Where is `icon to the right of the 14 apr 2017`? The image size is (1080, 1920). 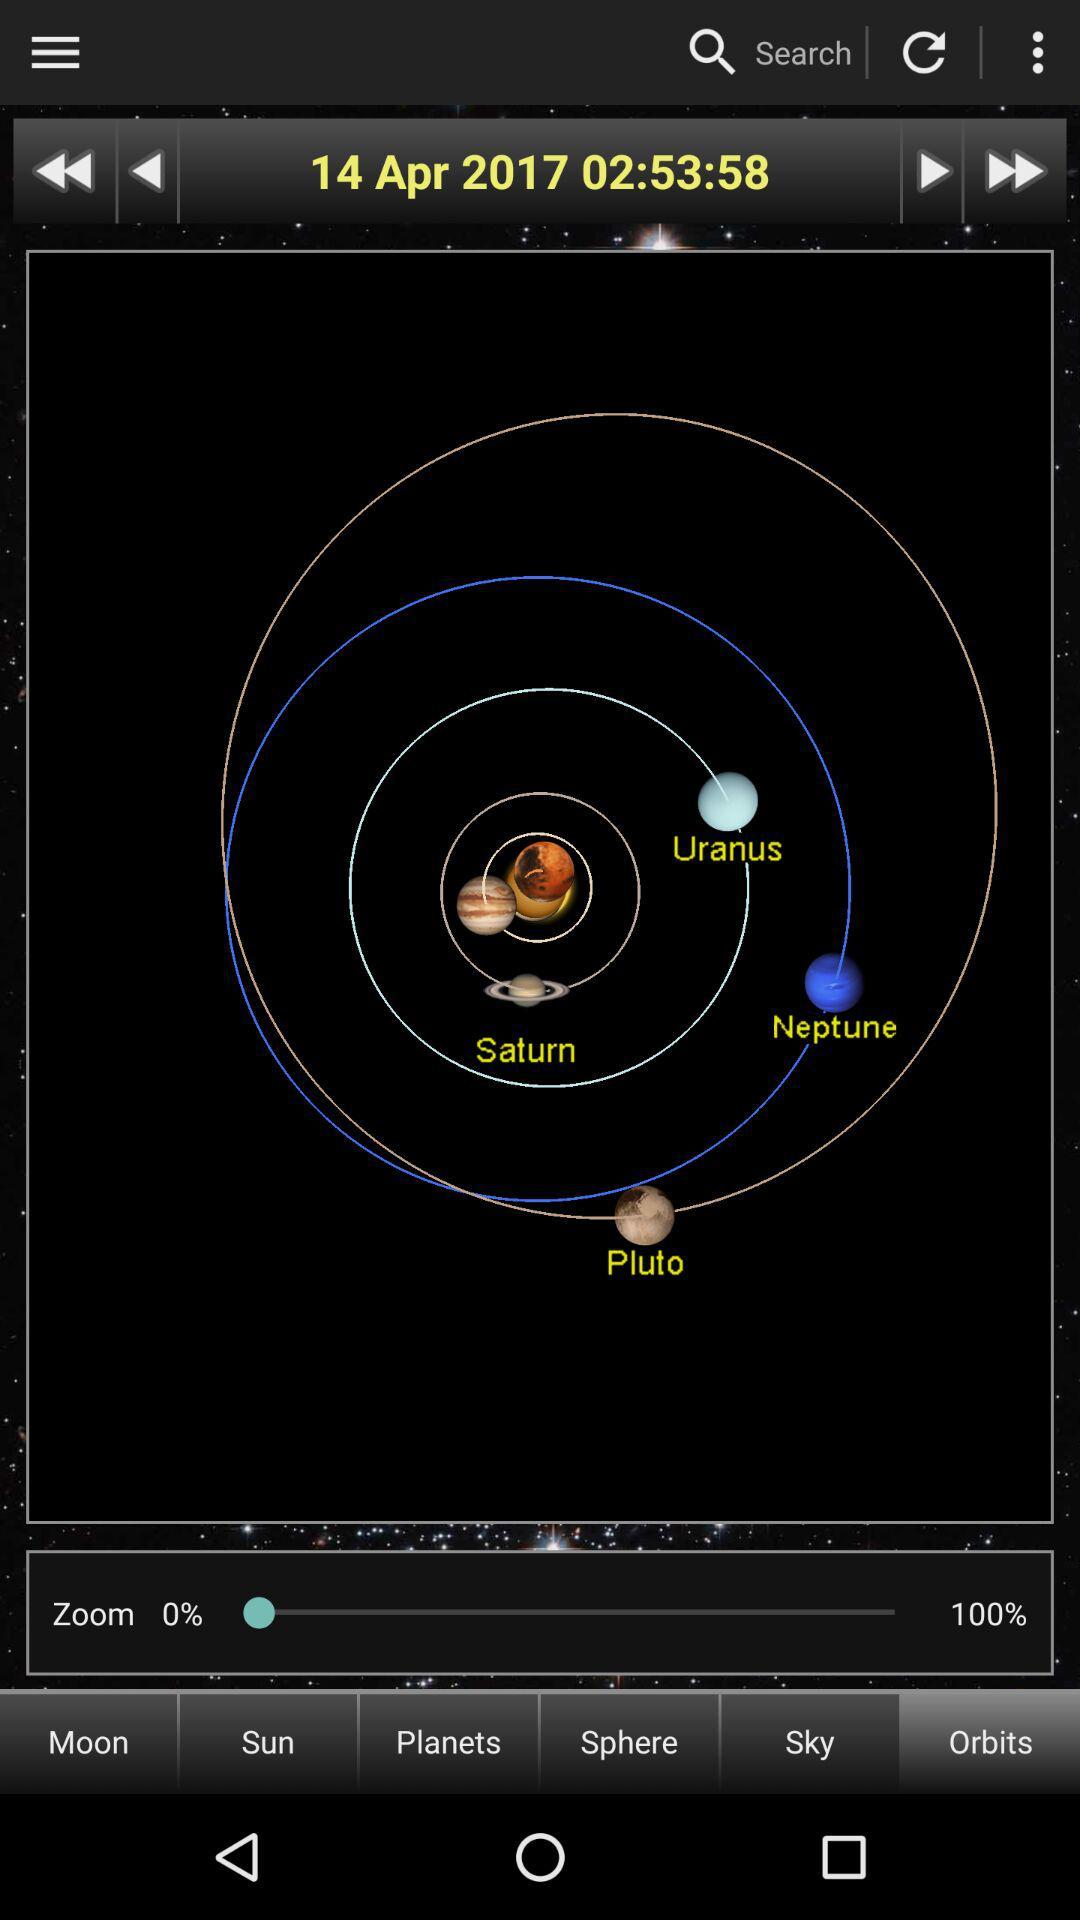 icon to the right of the 14 apr 2017 is located at coordinates (675, 171).